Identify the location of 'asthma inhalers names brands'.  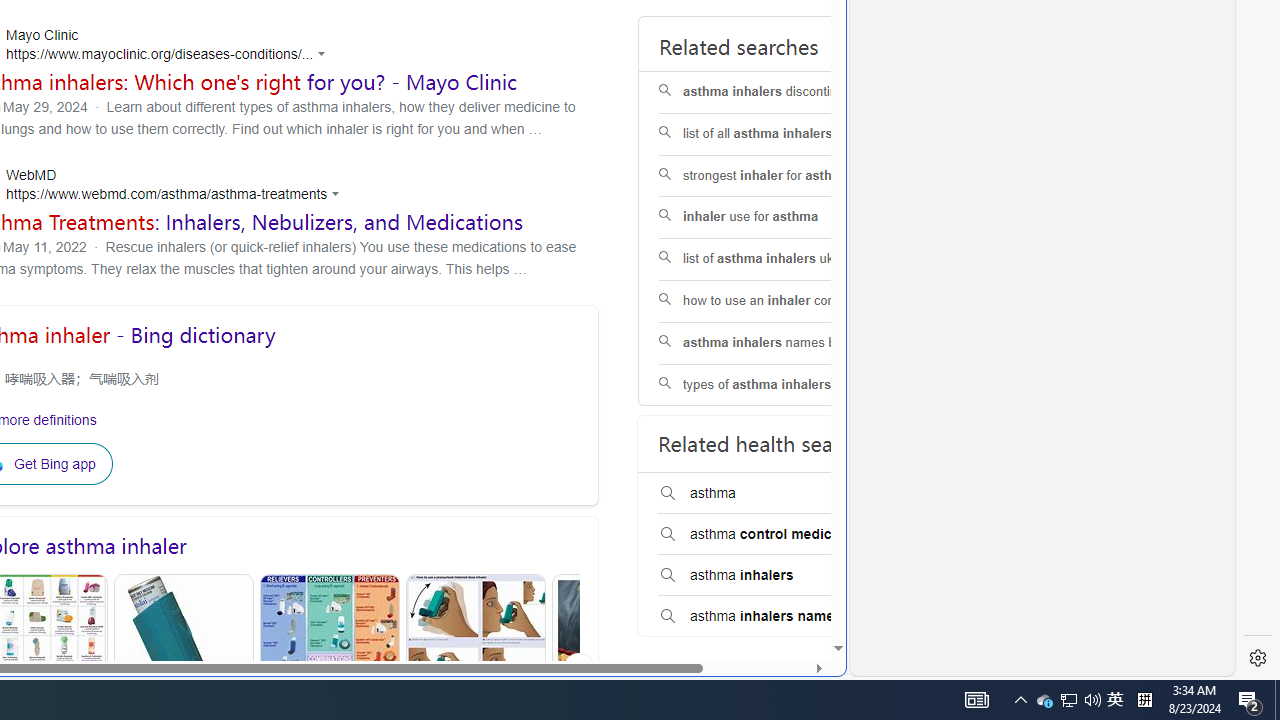
(784, 342).